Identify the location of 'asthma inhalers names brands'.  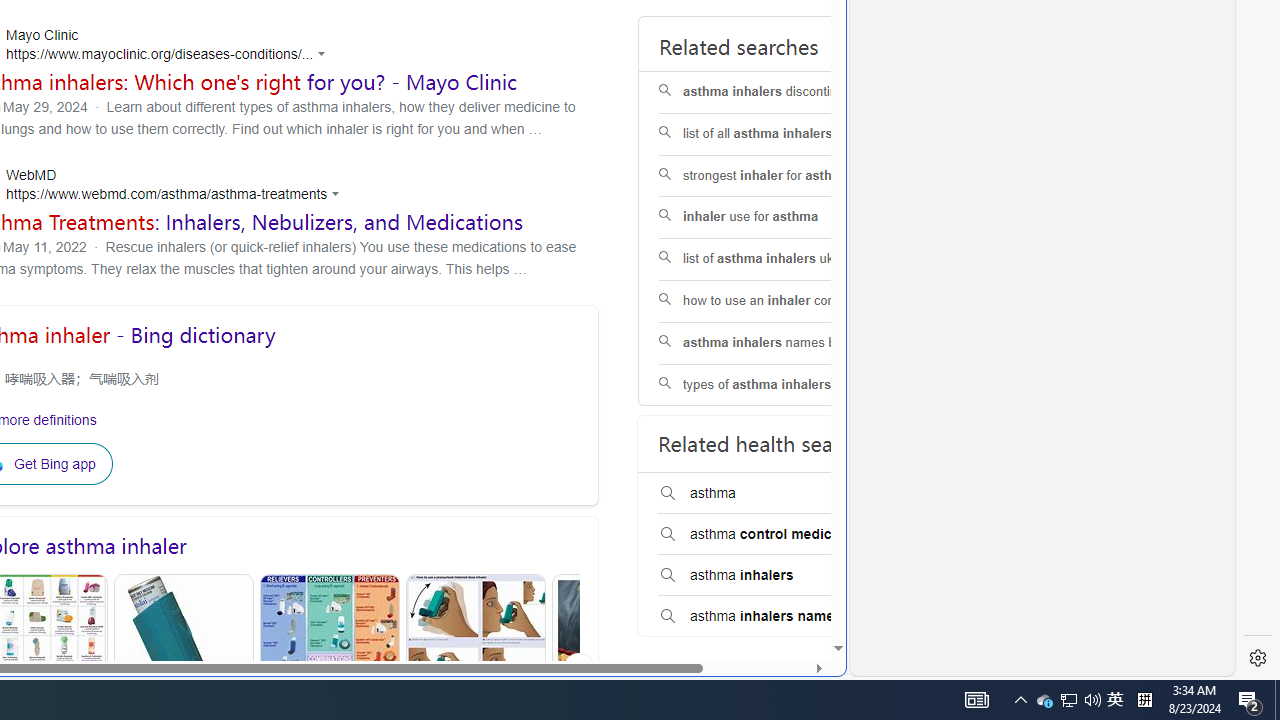
(784, 342).